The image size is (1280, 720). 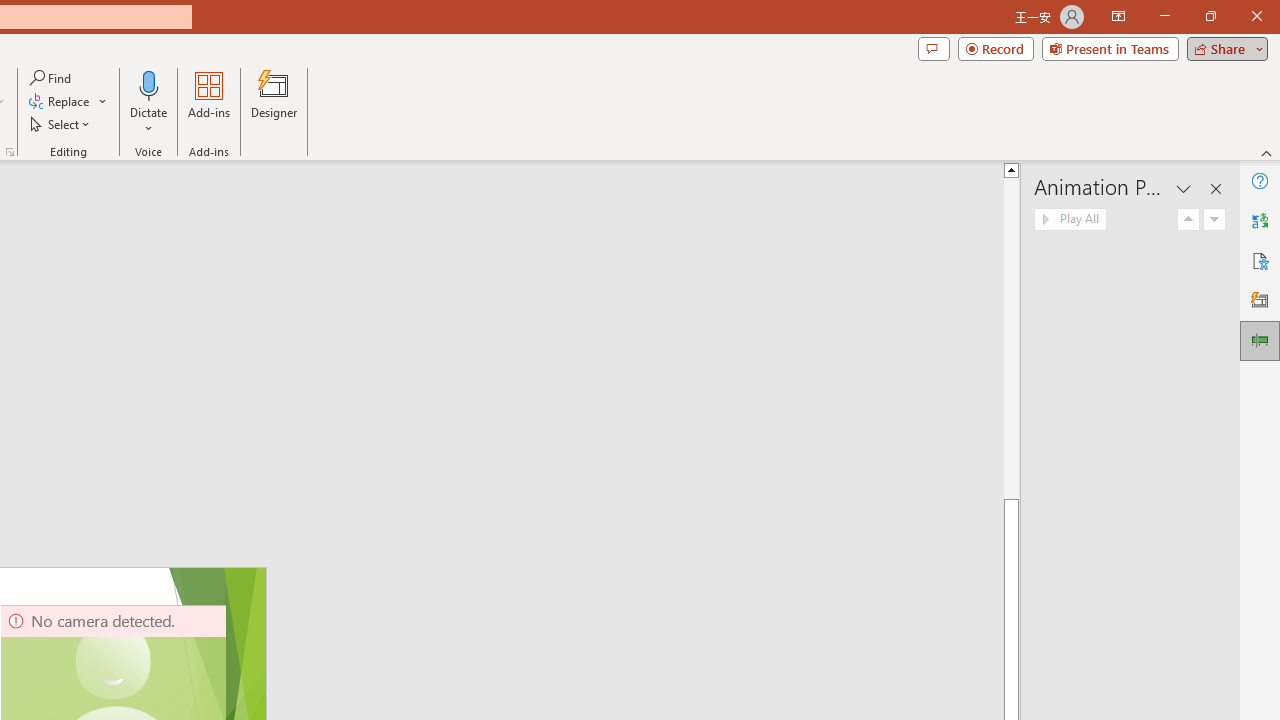 I want to click on 'Collapse the Ribbon', so click(x=1266, y=152).